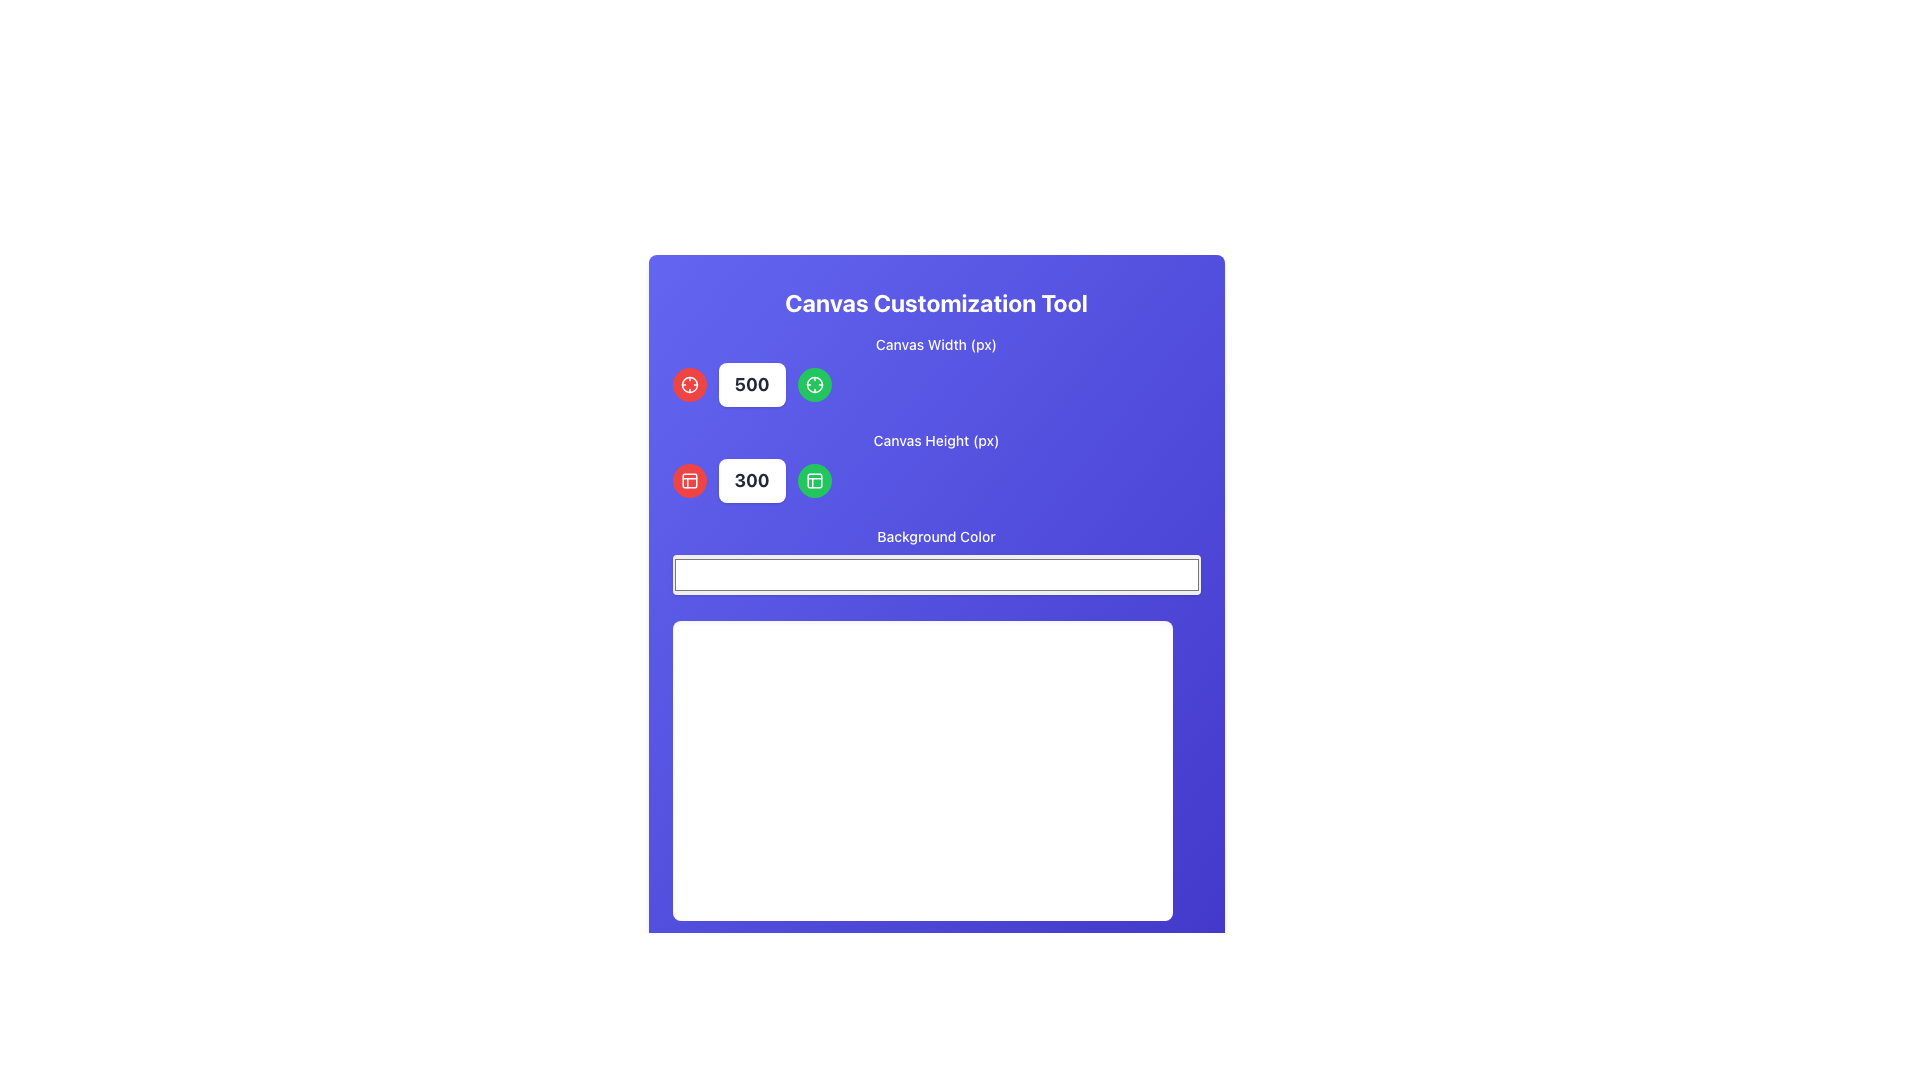  I want to click on the Text Display Box that shows the value '500' in bold black text, located in the 'Canvas Width (px)' field group, centered between a red icon on the left and a green icon on the right, so click(751, 385).